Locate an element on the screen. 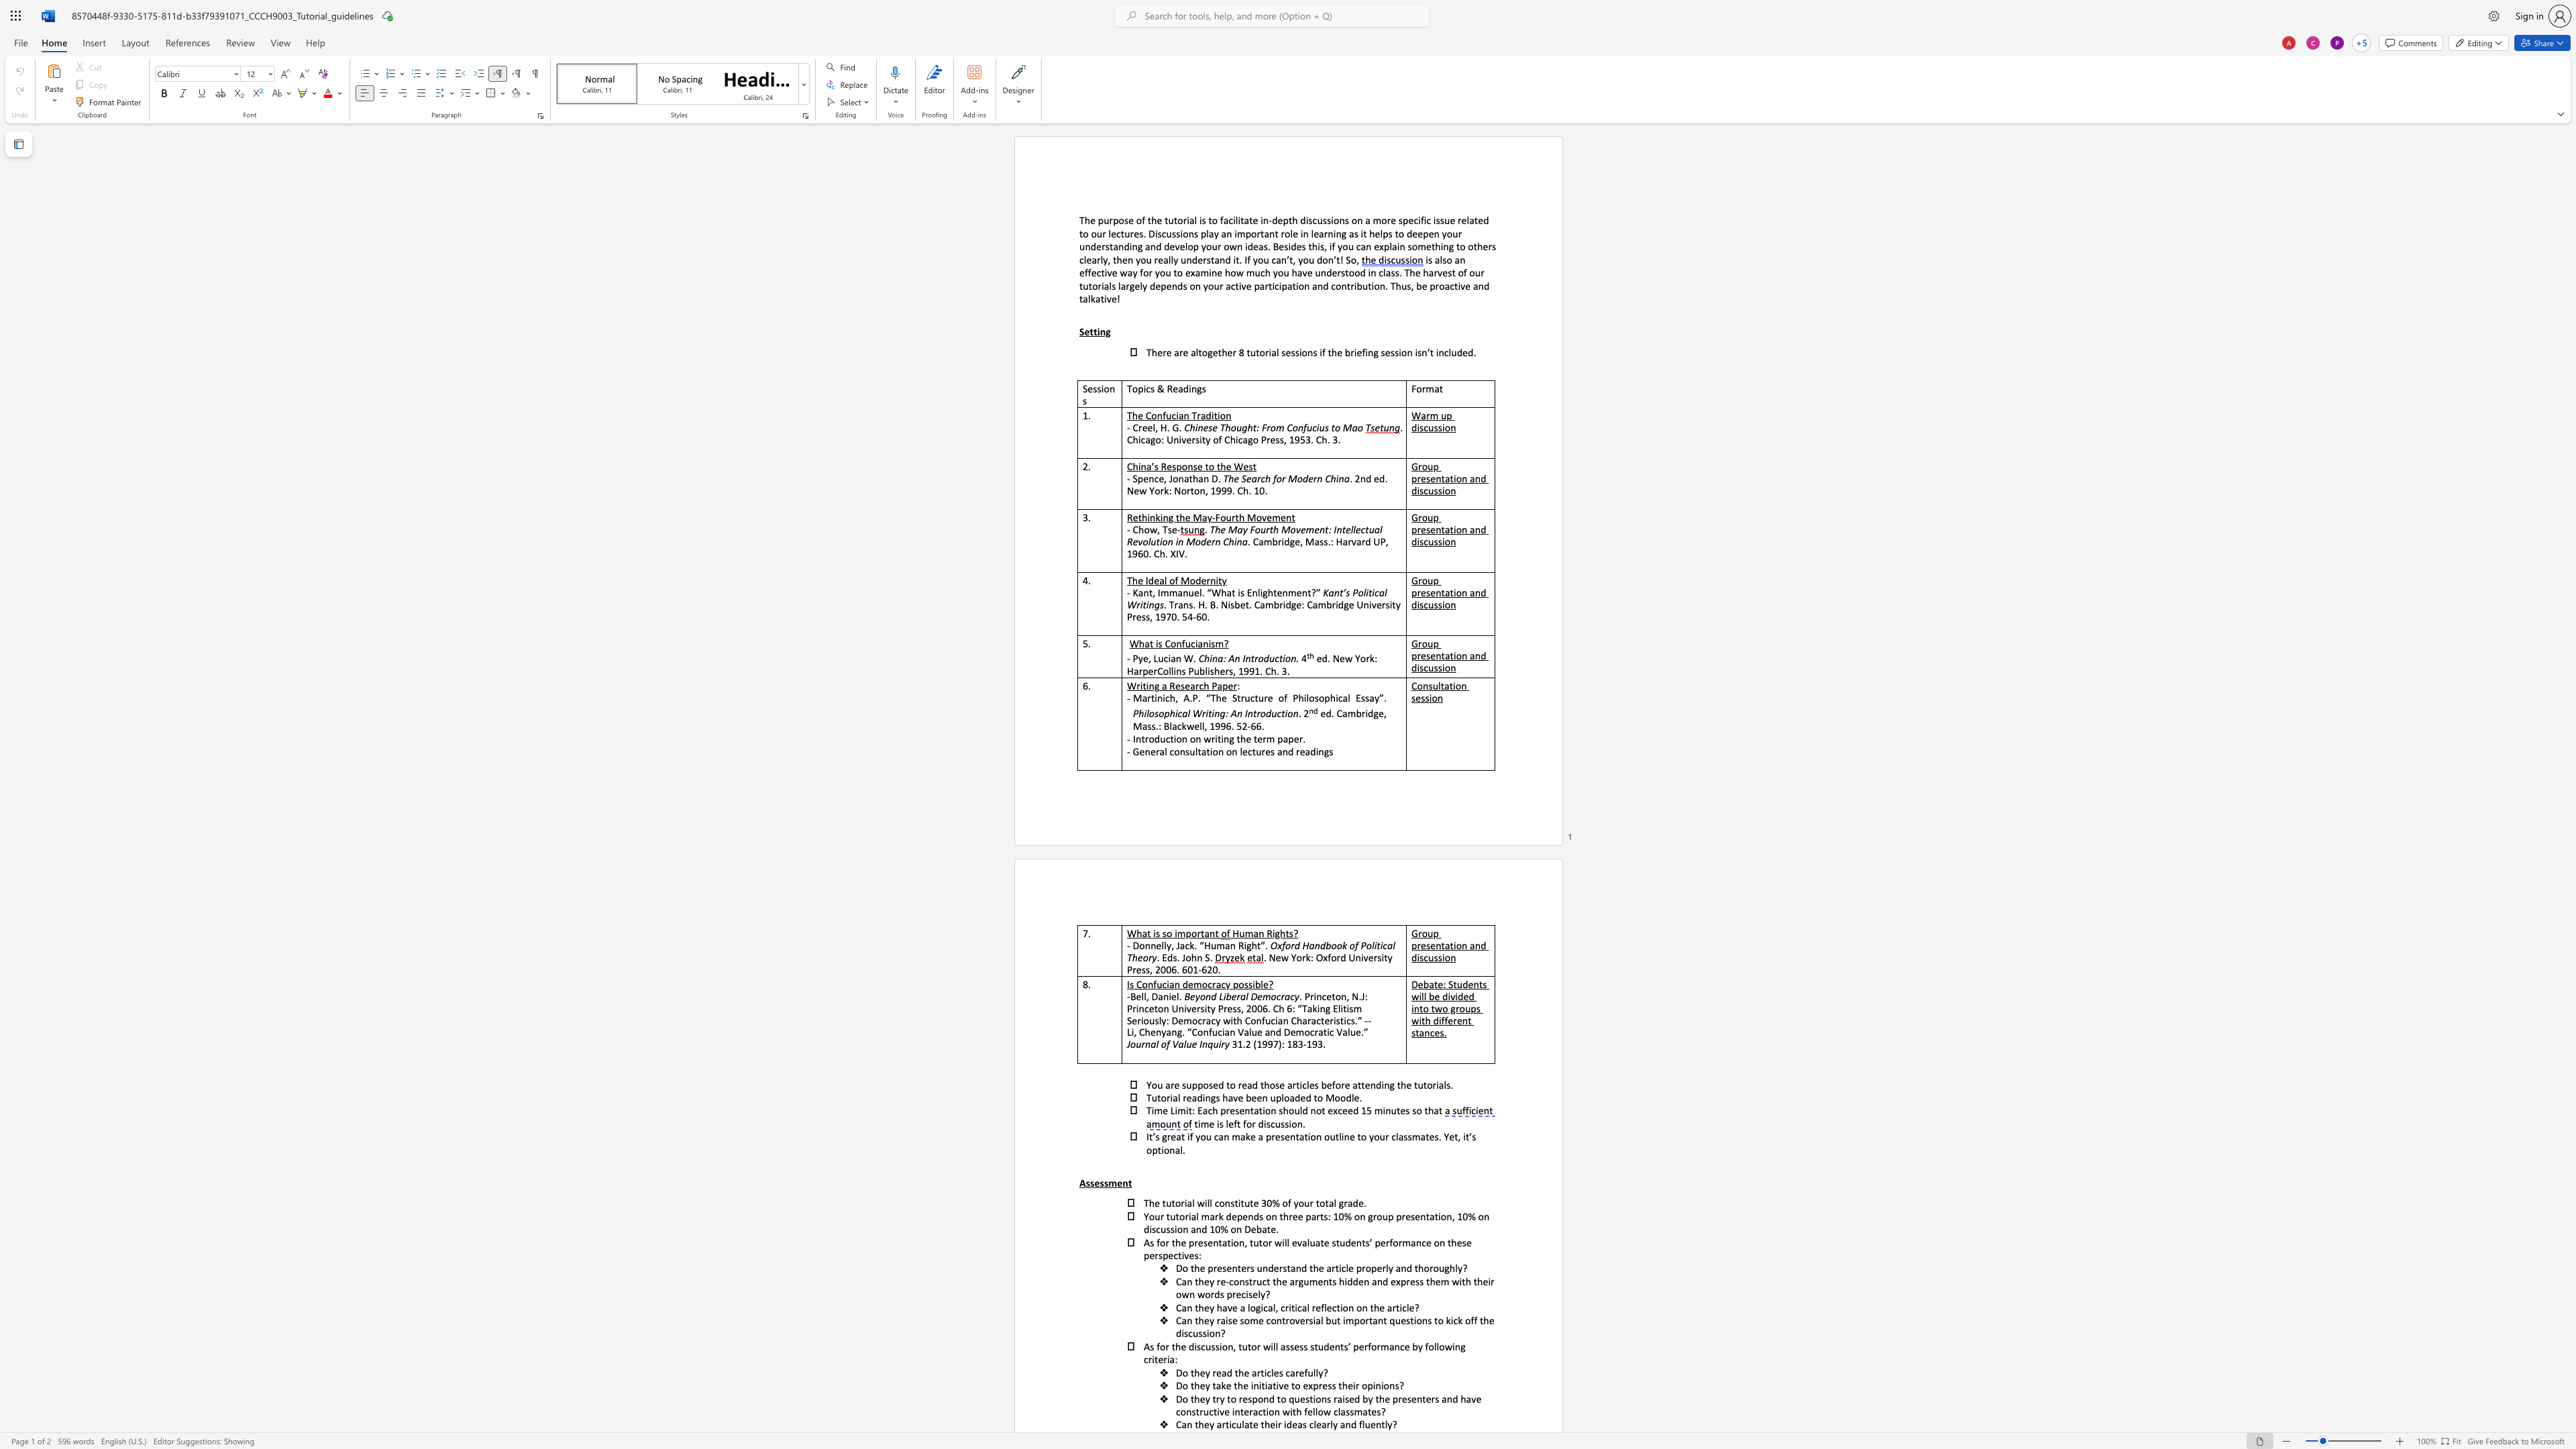  the space between the continuous character "t" and "u" in the text is located at coordinates (1168, 219).